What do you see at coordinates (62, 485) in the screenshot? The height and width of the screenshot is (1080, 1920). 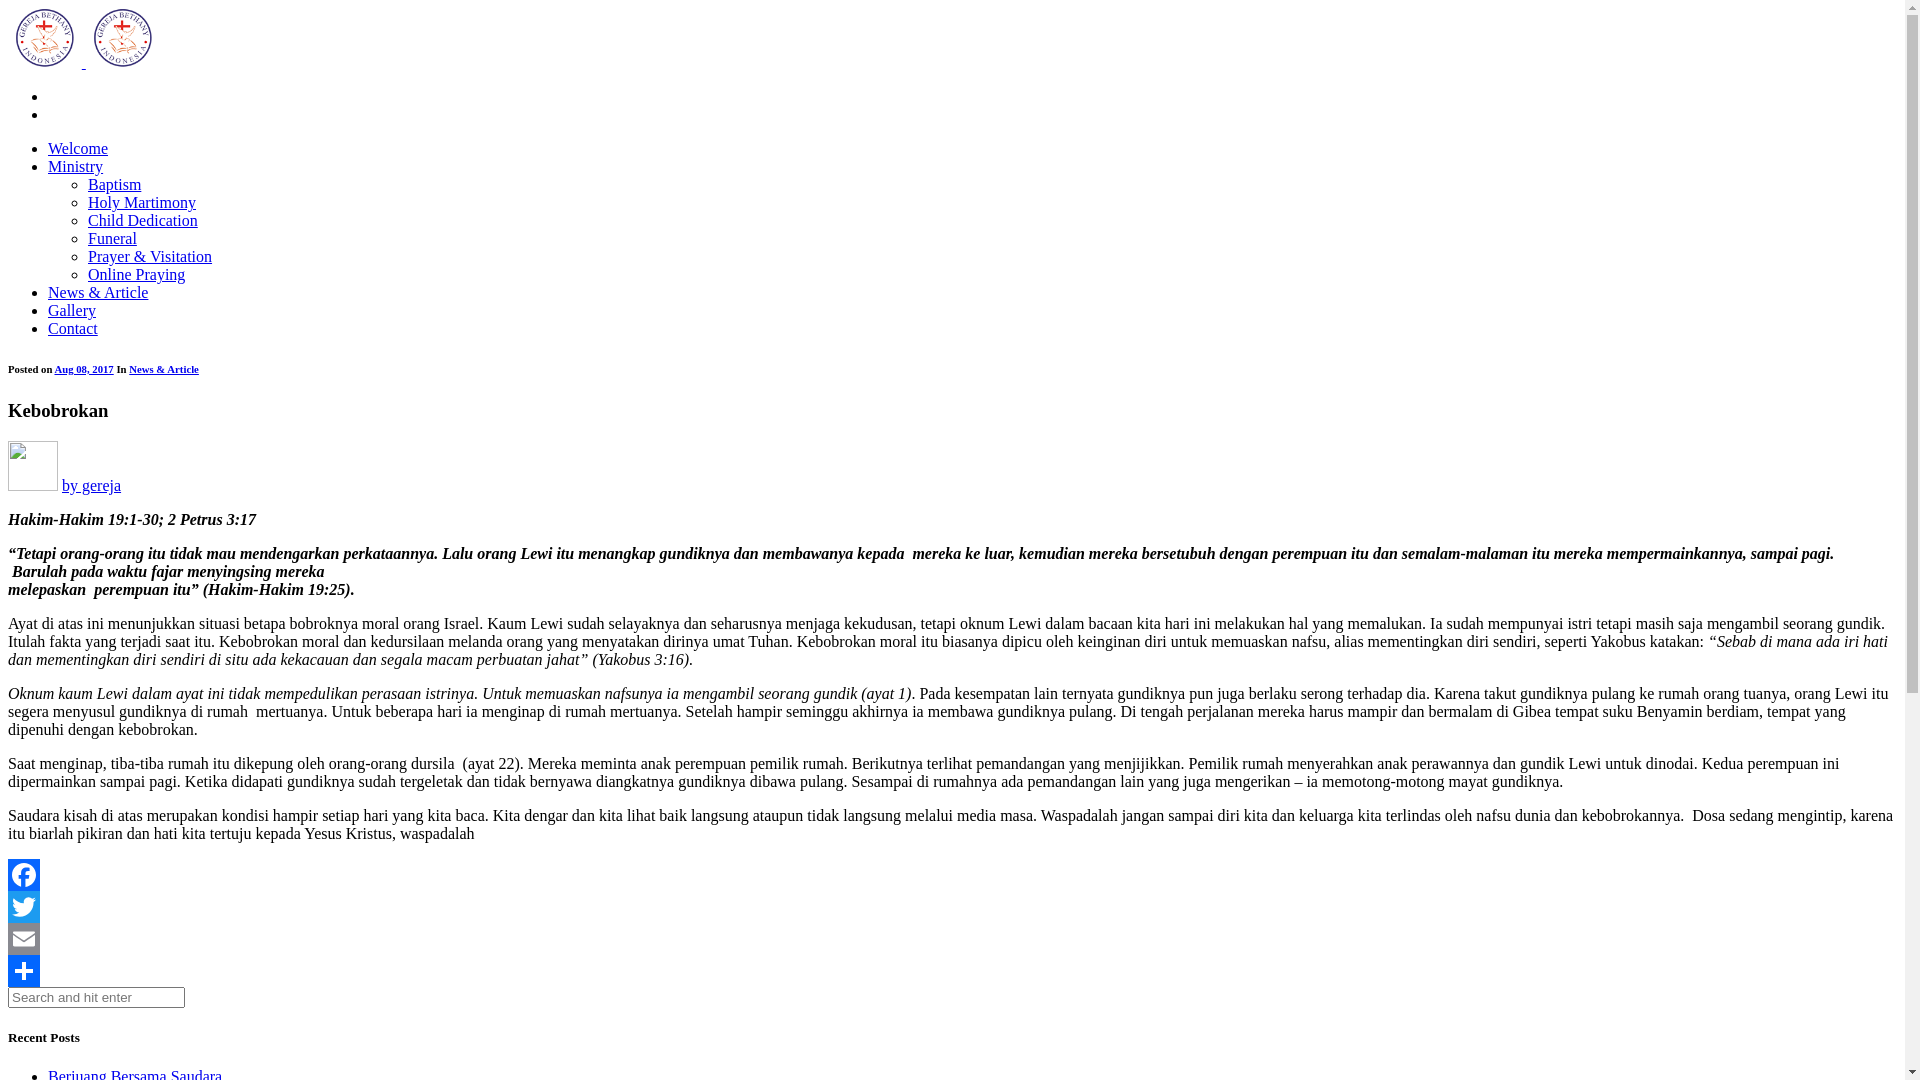 I see `'by gereja'` at bounding box center [62, 485].